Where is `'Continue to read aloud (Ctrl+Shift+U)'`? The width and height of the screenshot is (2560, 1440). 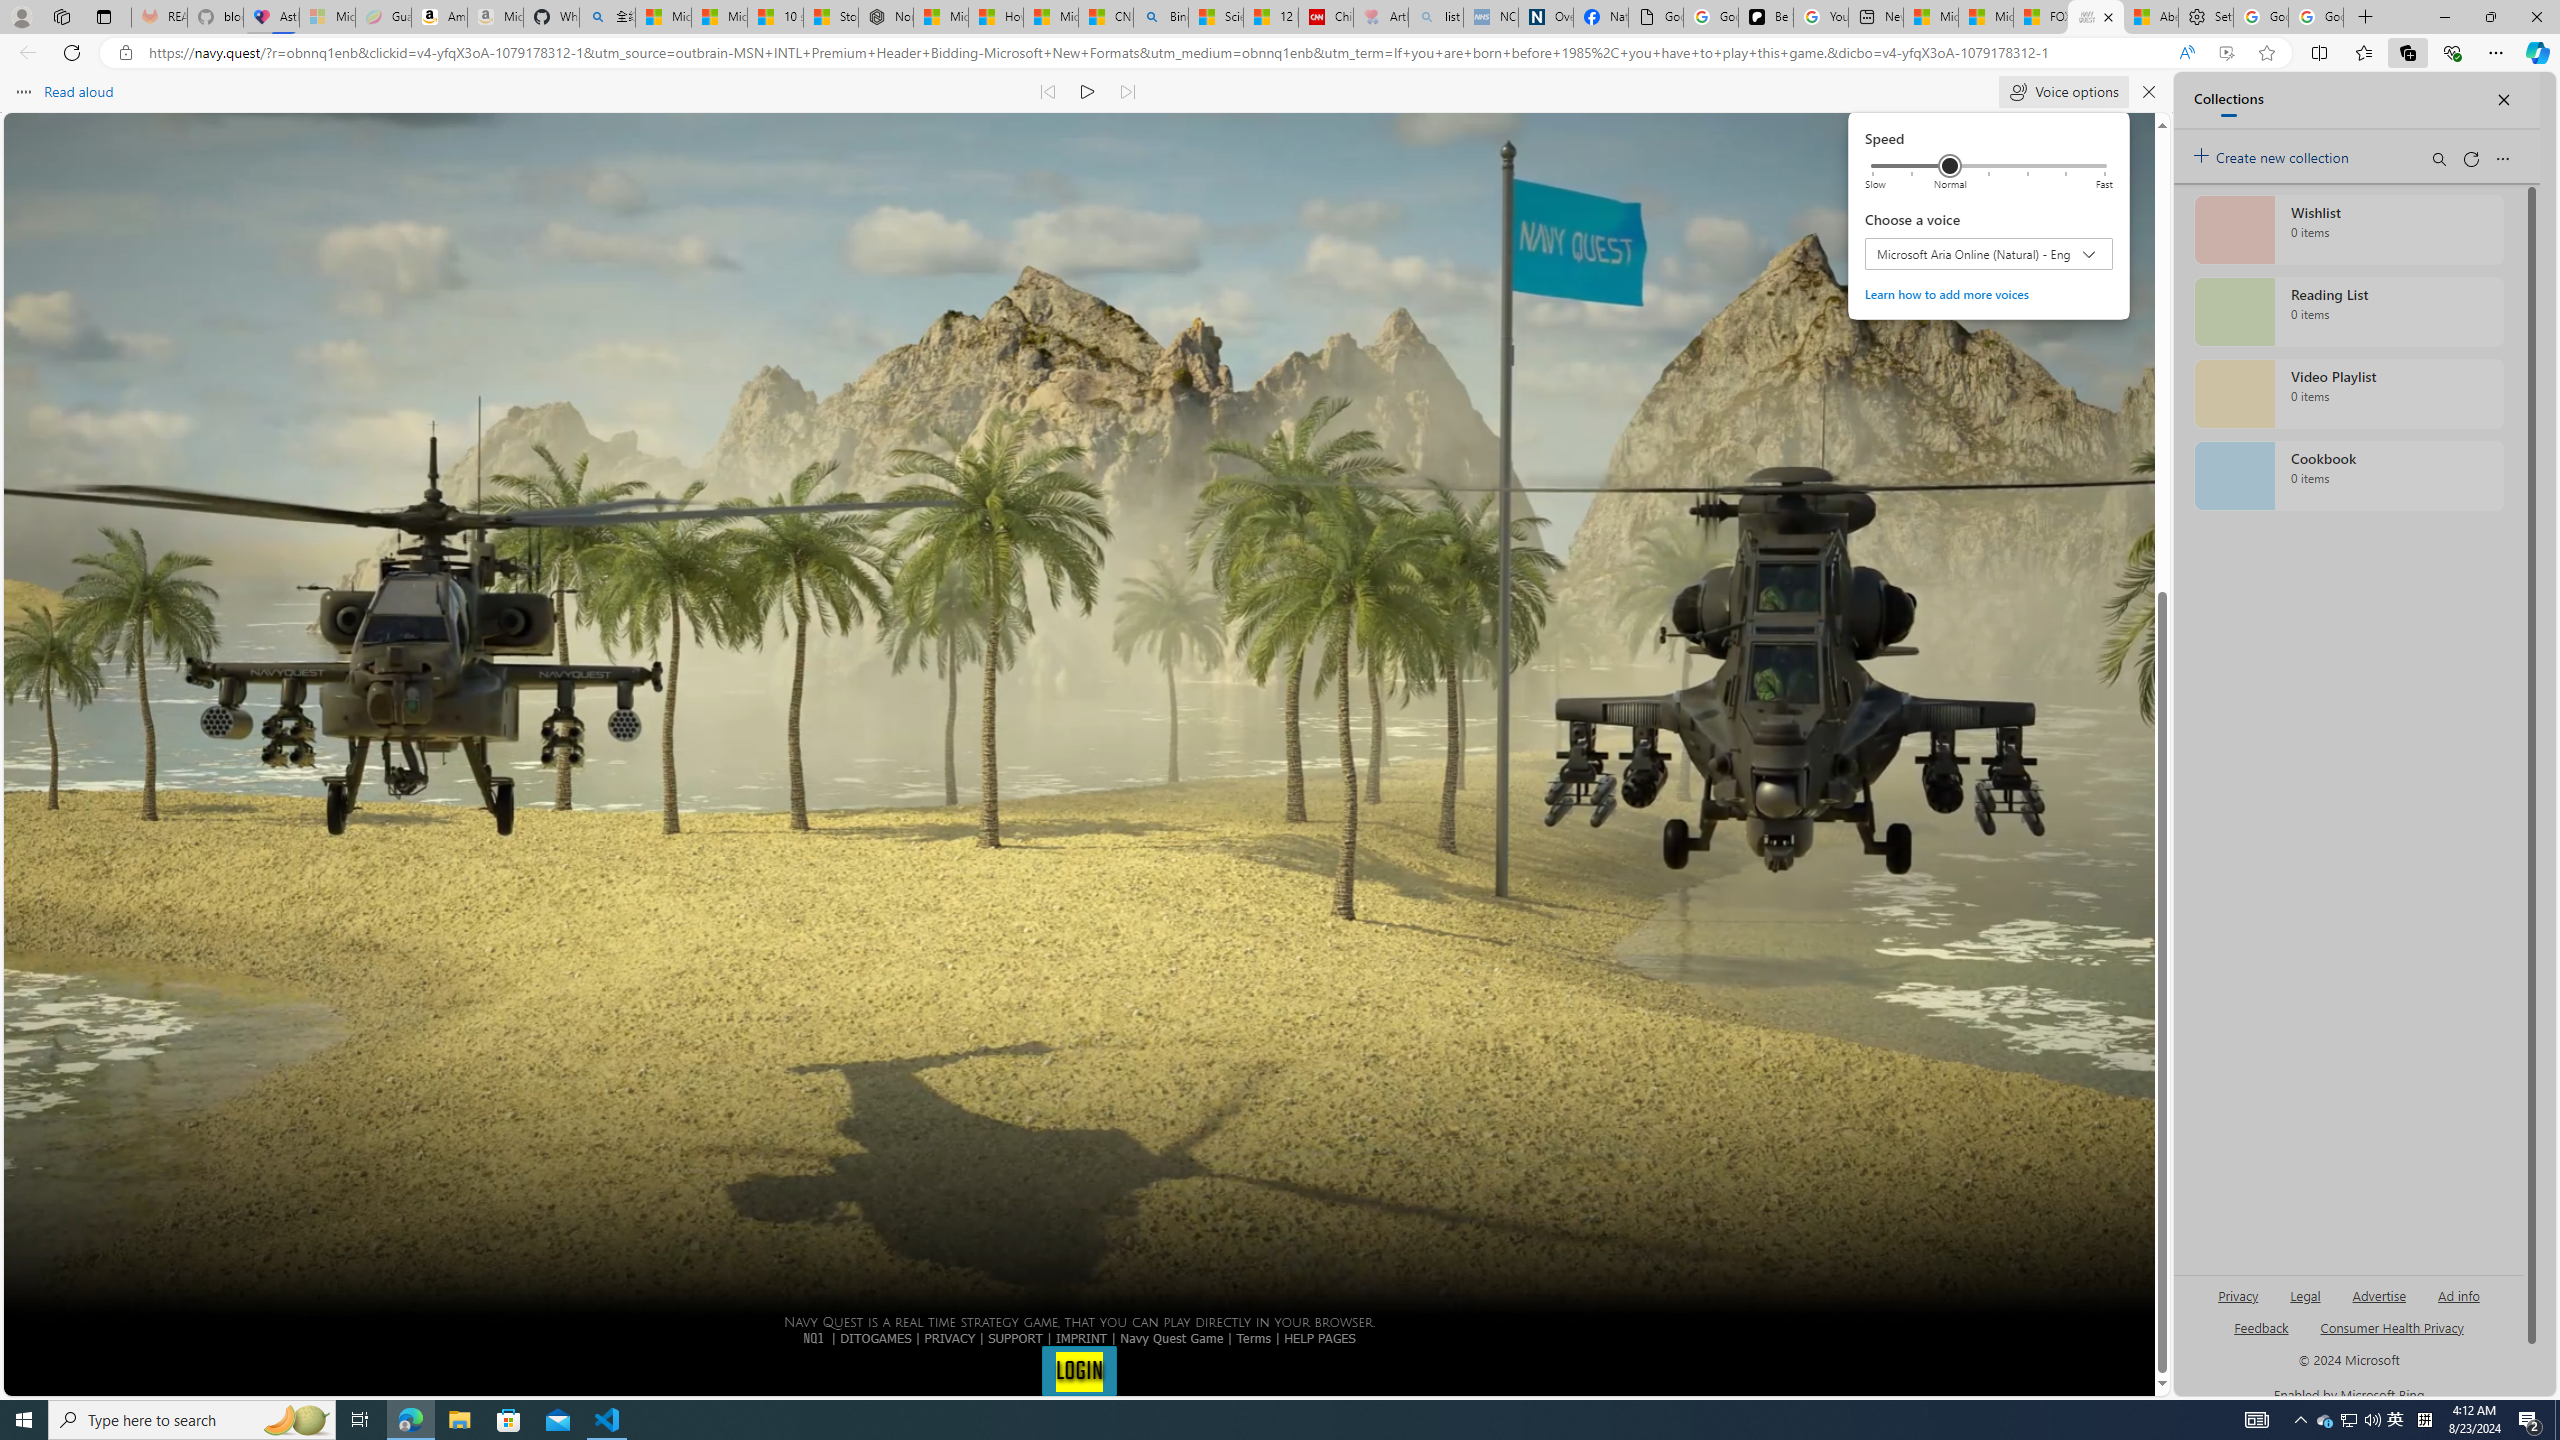 'Continue to read aloud (Ctrl+Shift+U)' is located at coordinates (1088, 91).